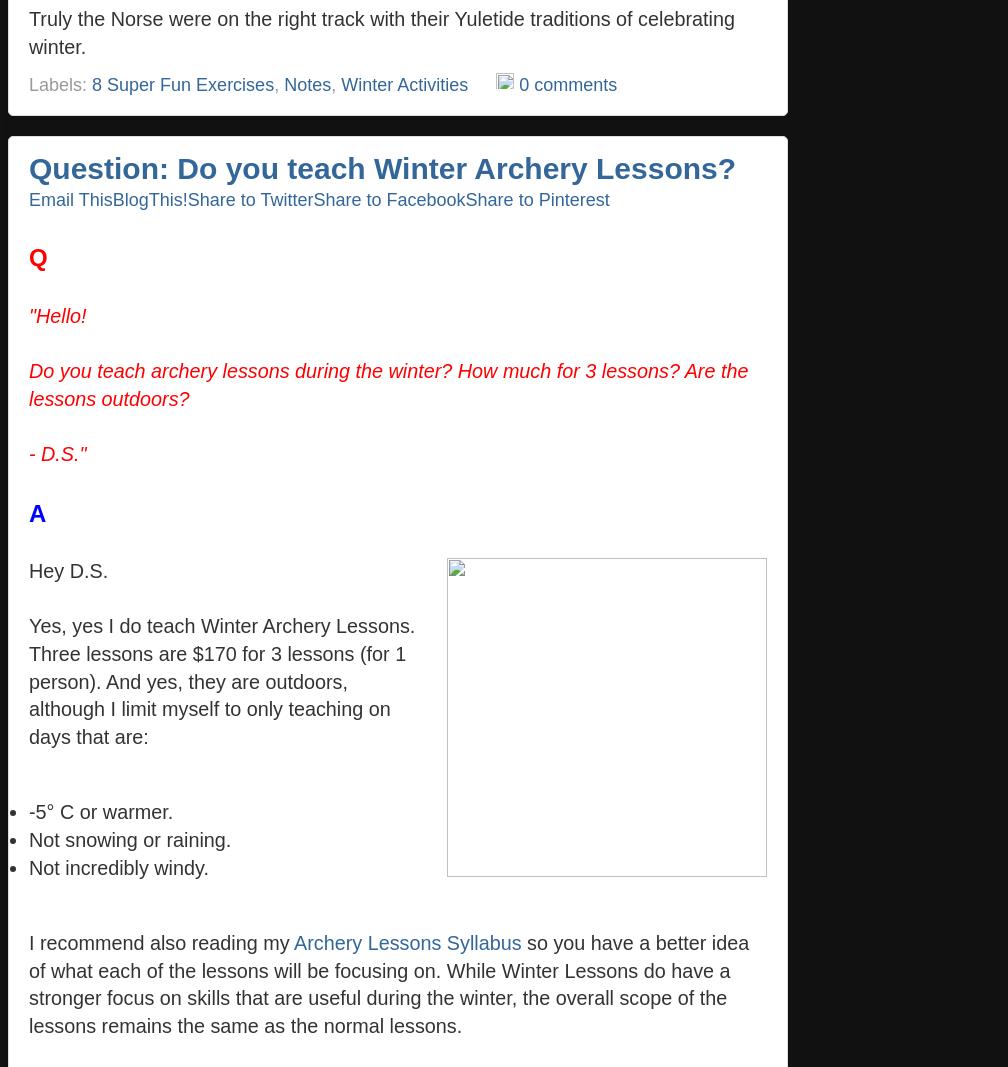  What do you see at coordinates (70, 198) in the screenshot?
I see `'Email This'` at bounding box center [70, 198].